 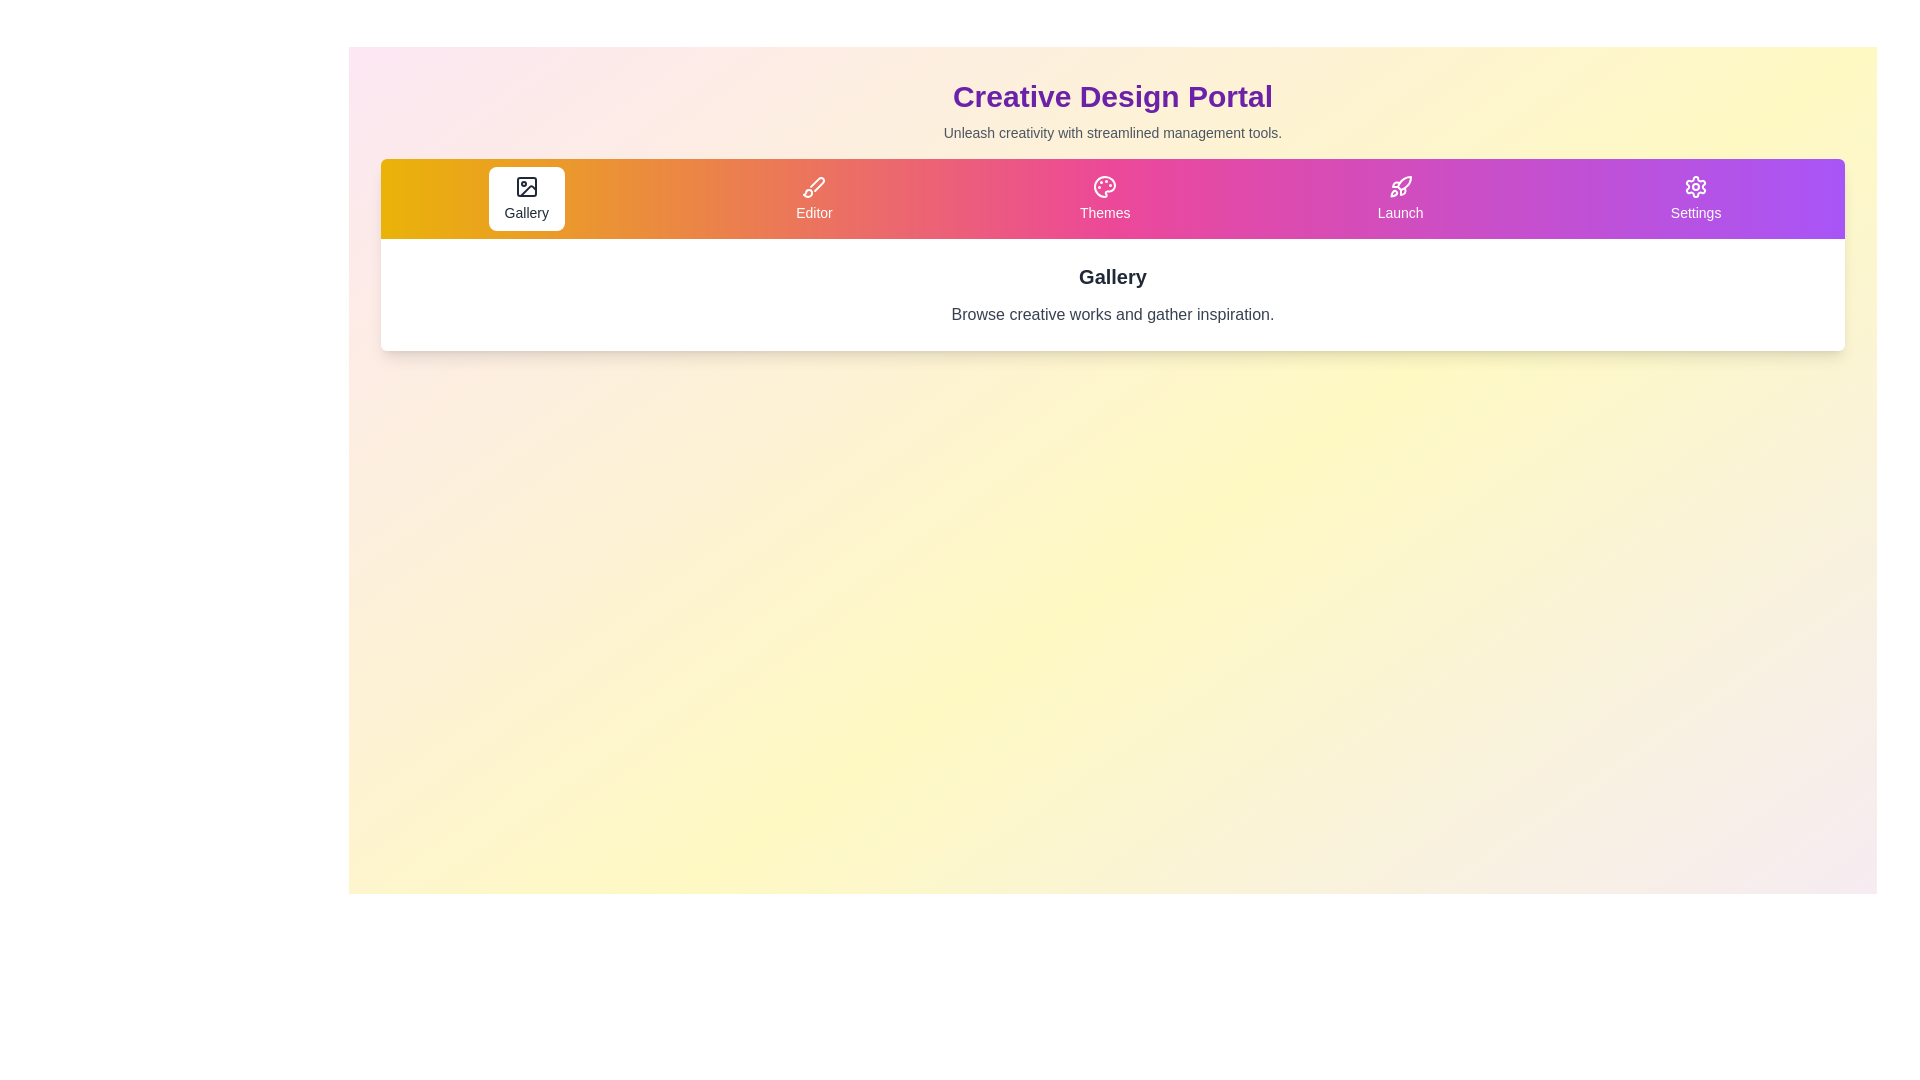 I want to click on the painter's palette icon, which is a circular icon with a pink-to-purple gradient background, located, so click(x=1104, y=186).